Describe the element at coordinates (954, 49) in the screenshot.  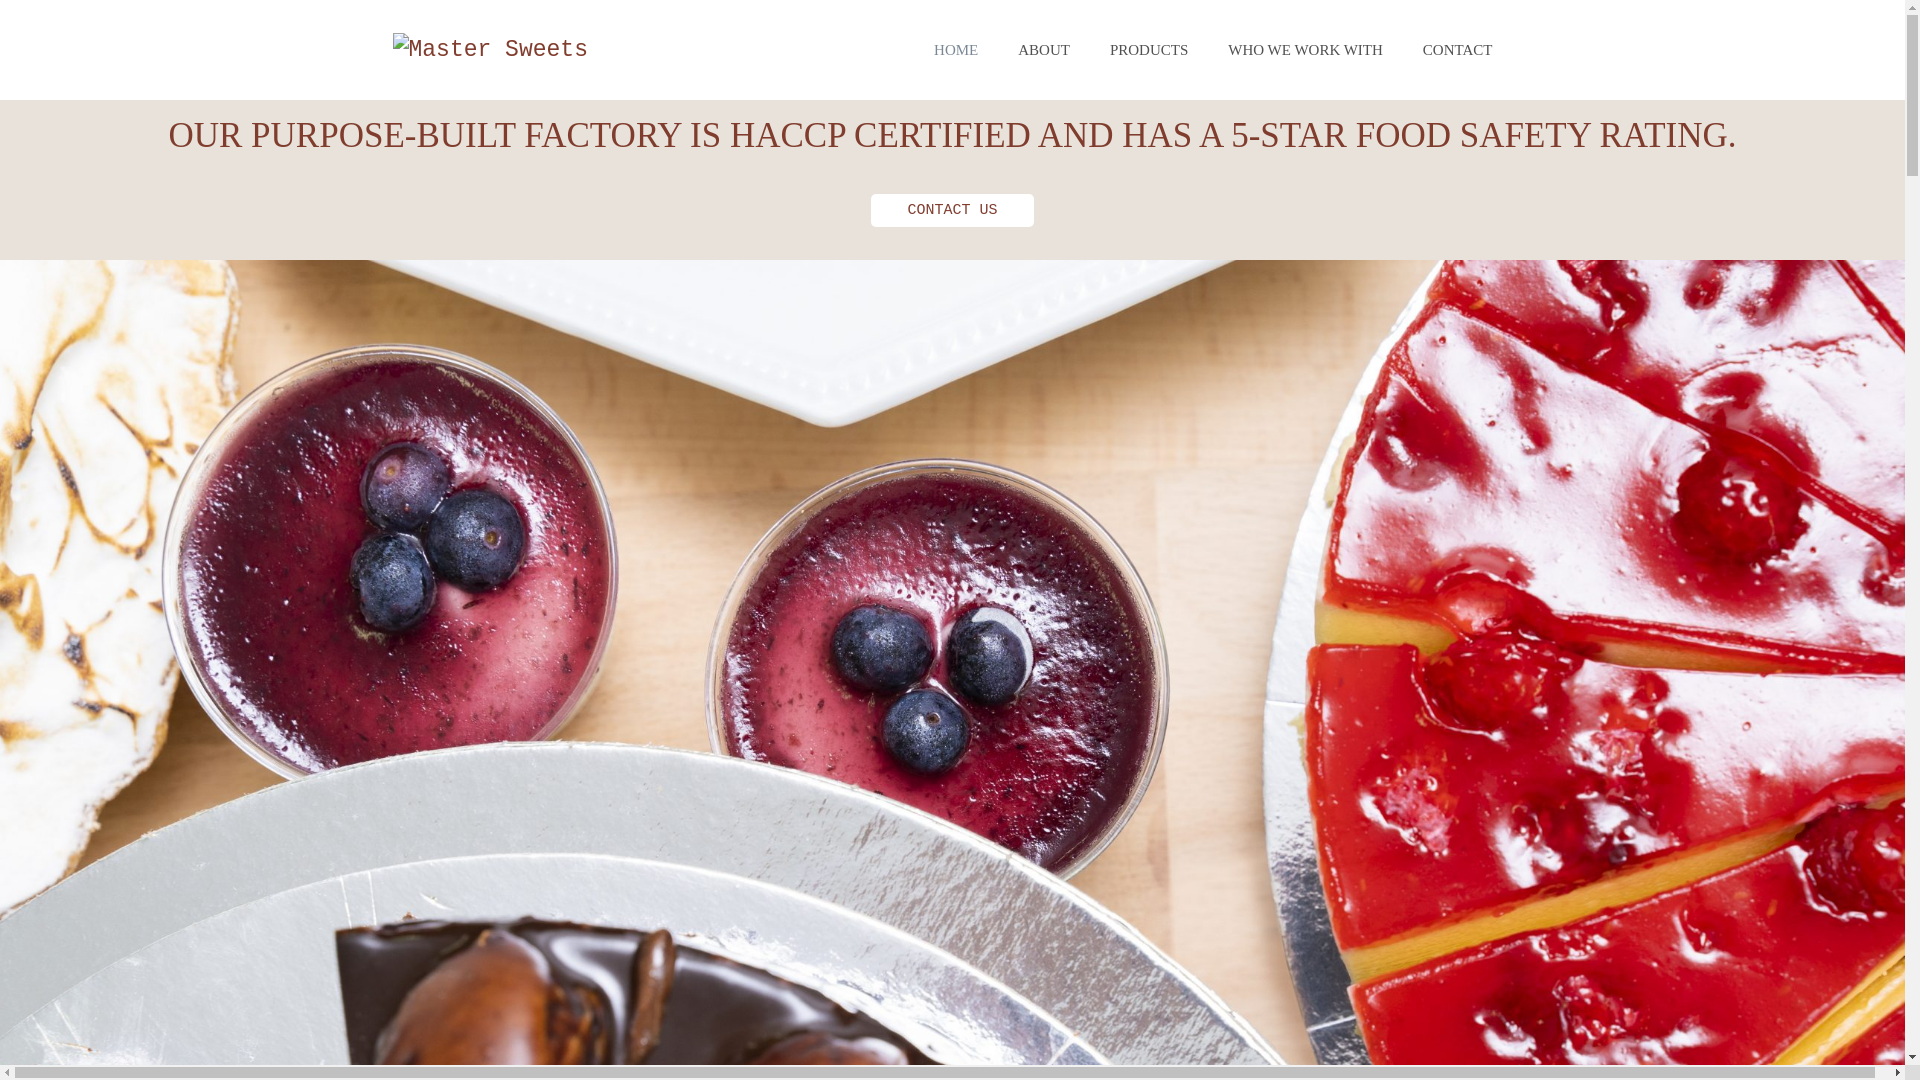
I see `'HOME'` at that location.